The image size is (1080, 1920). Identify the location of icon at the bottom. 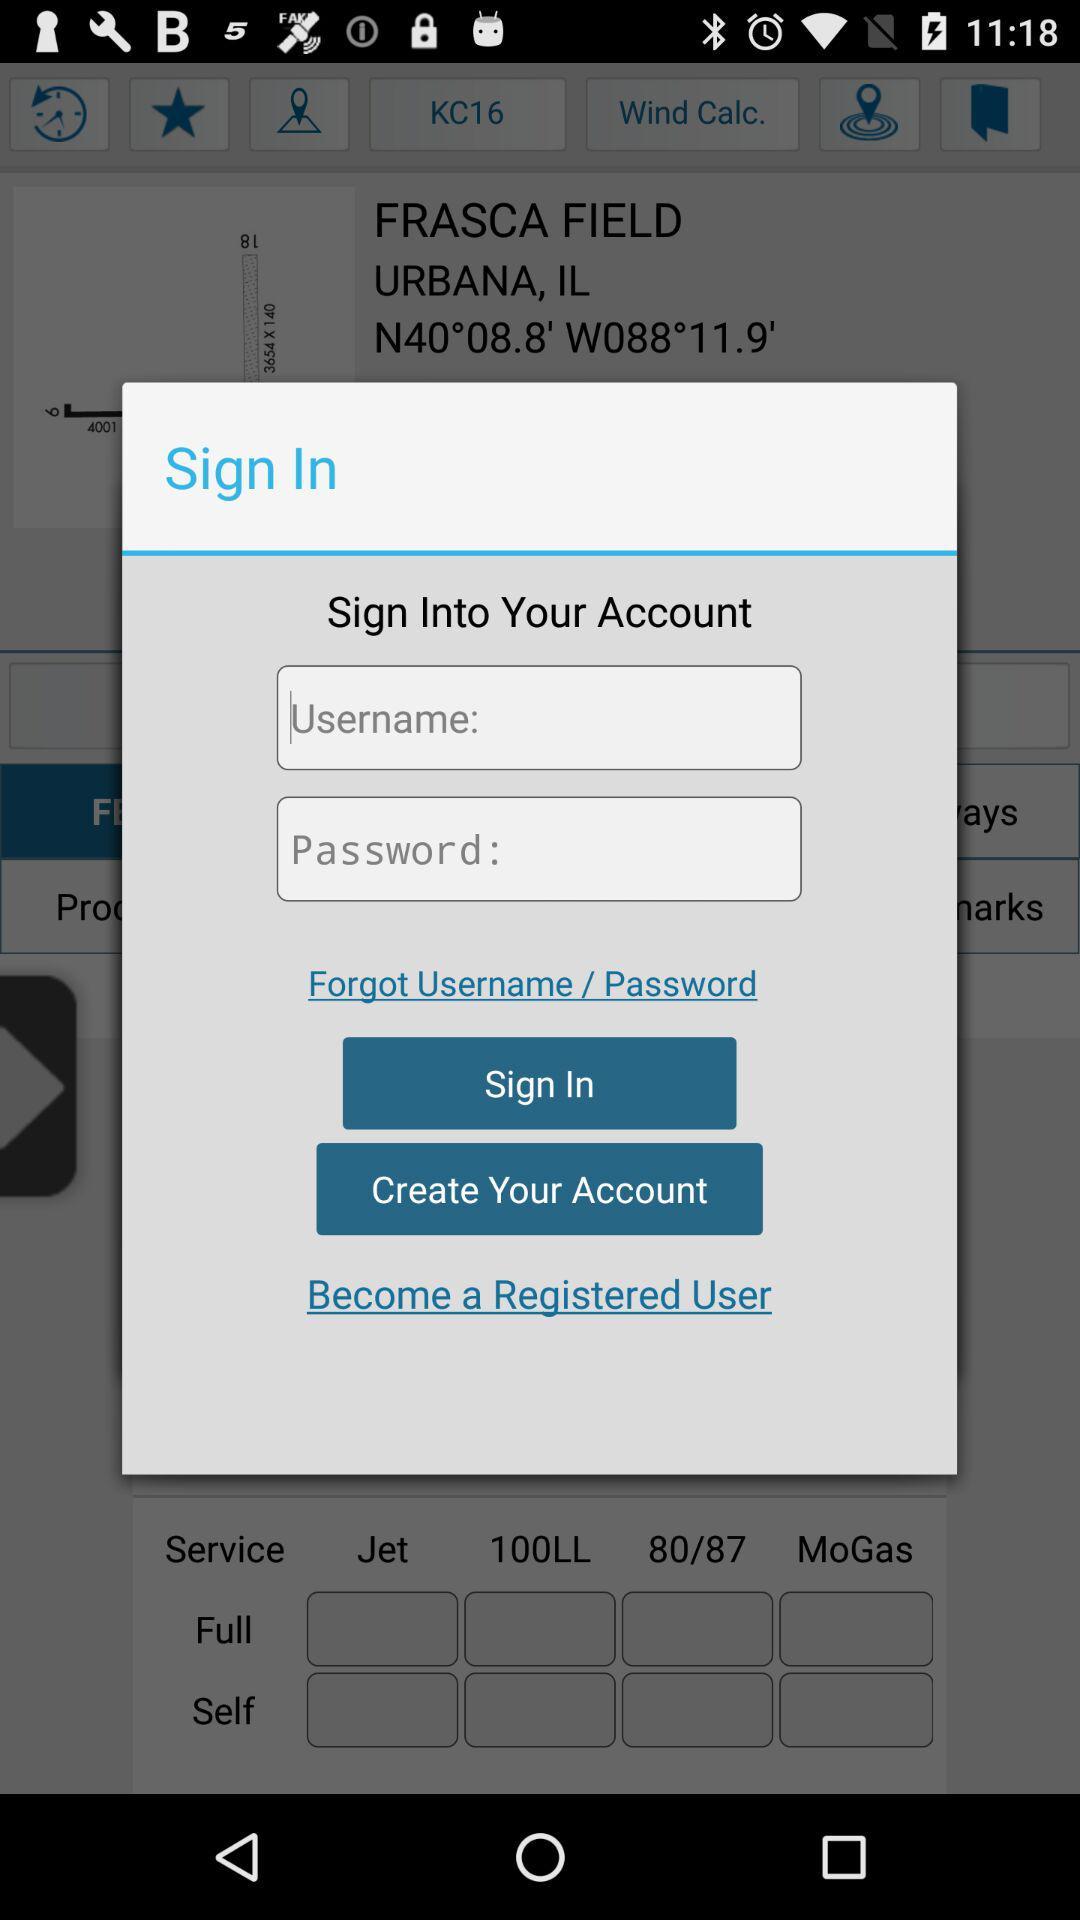
(538, 1293).